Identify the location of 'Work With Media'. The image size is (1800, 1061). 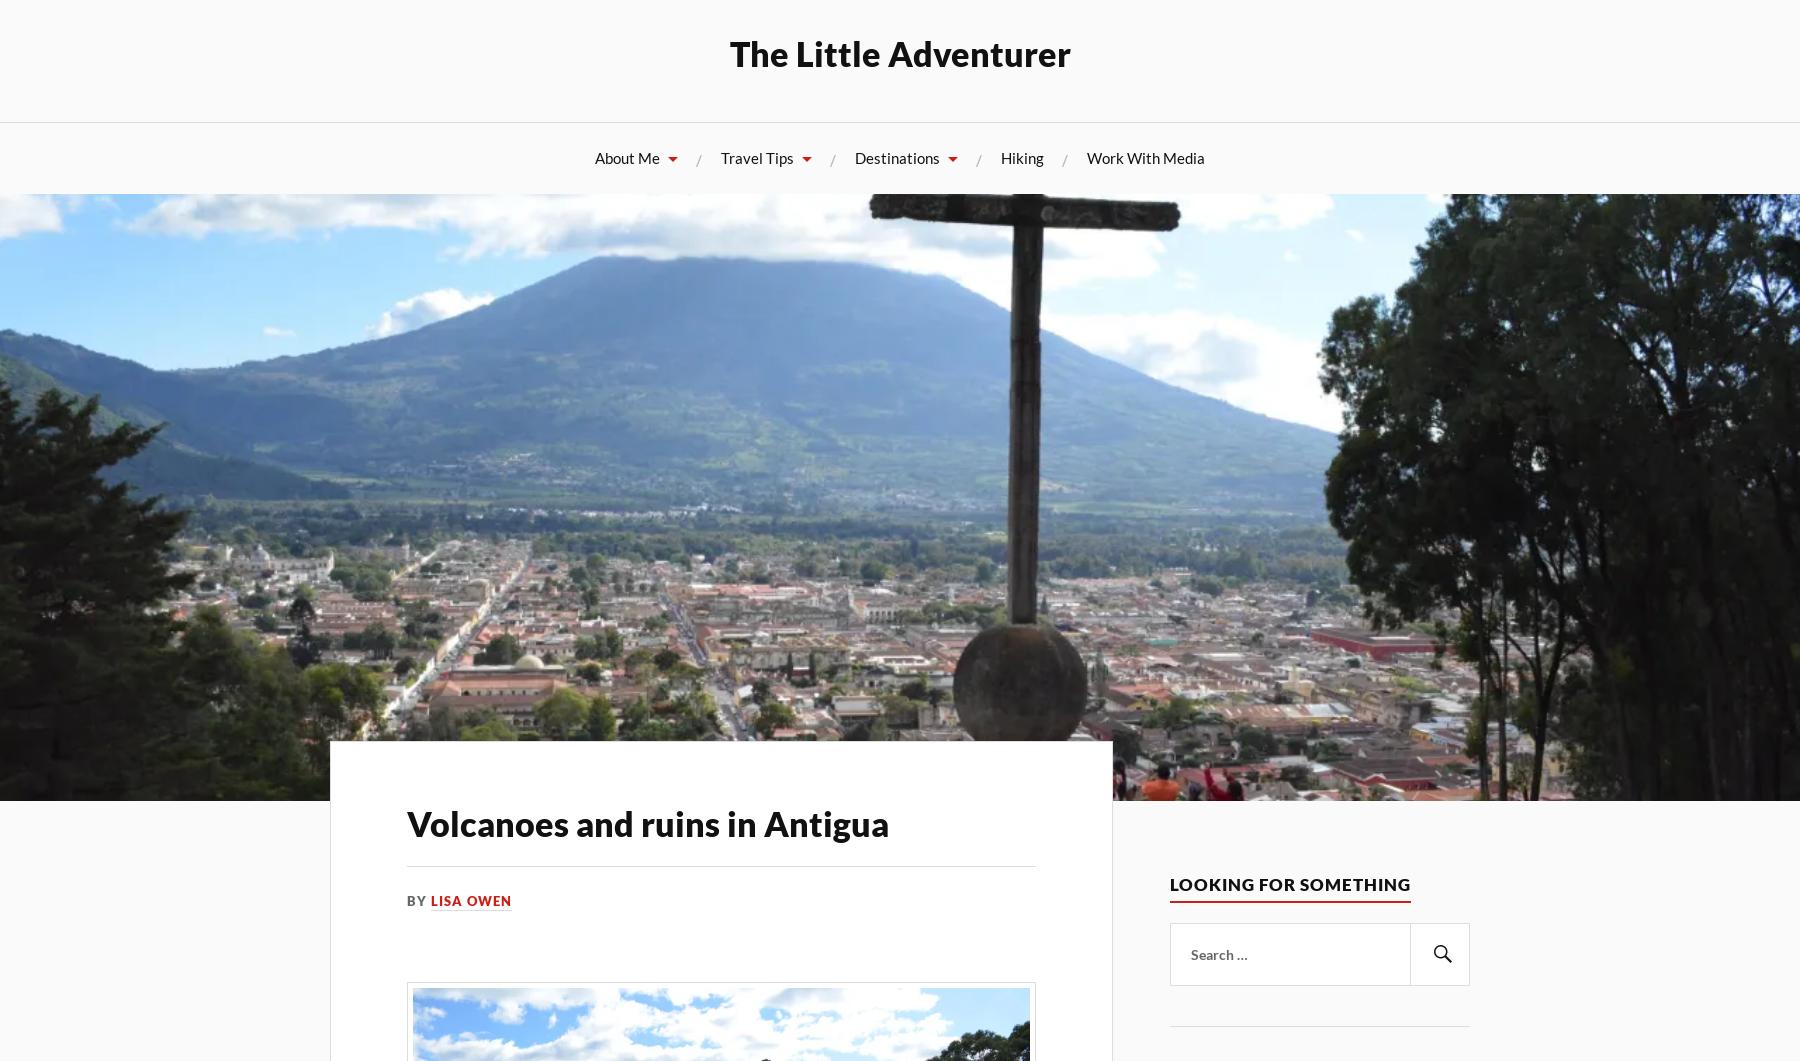
(1145, 157).